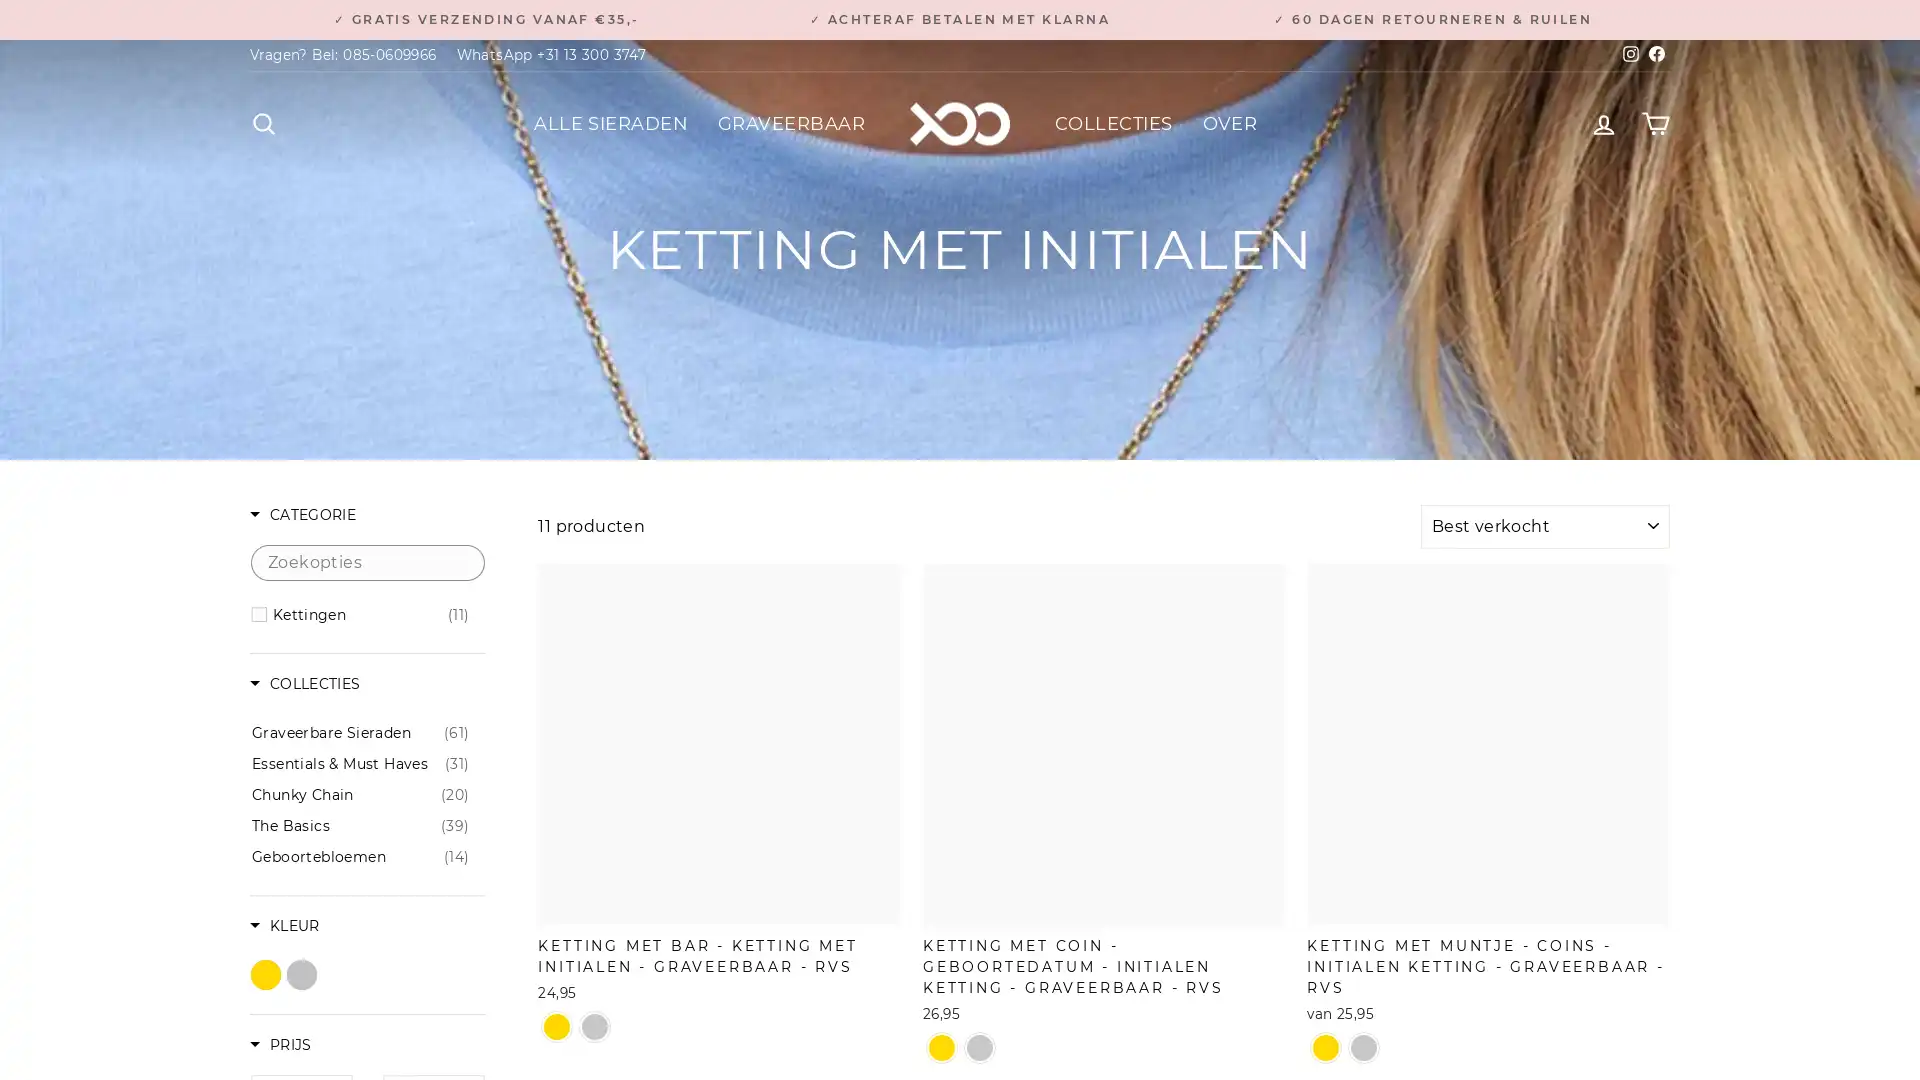 This screenshot has height=1080, width=1920. What do you see at coordinates (283, 927) in the screenshot?
I see `Filter by Kleur` at bounding box center [283, 927].